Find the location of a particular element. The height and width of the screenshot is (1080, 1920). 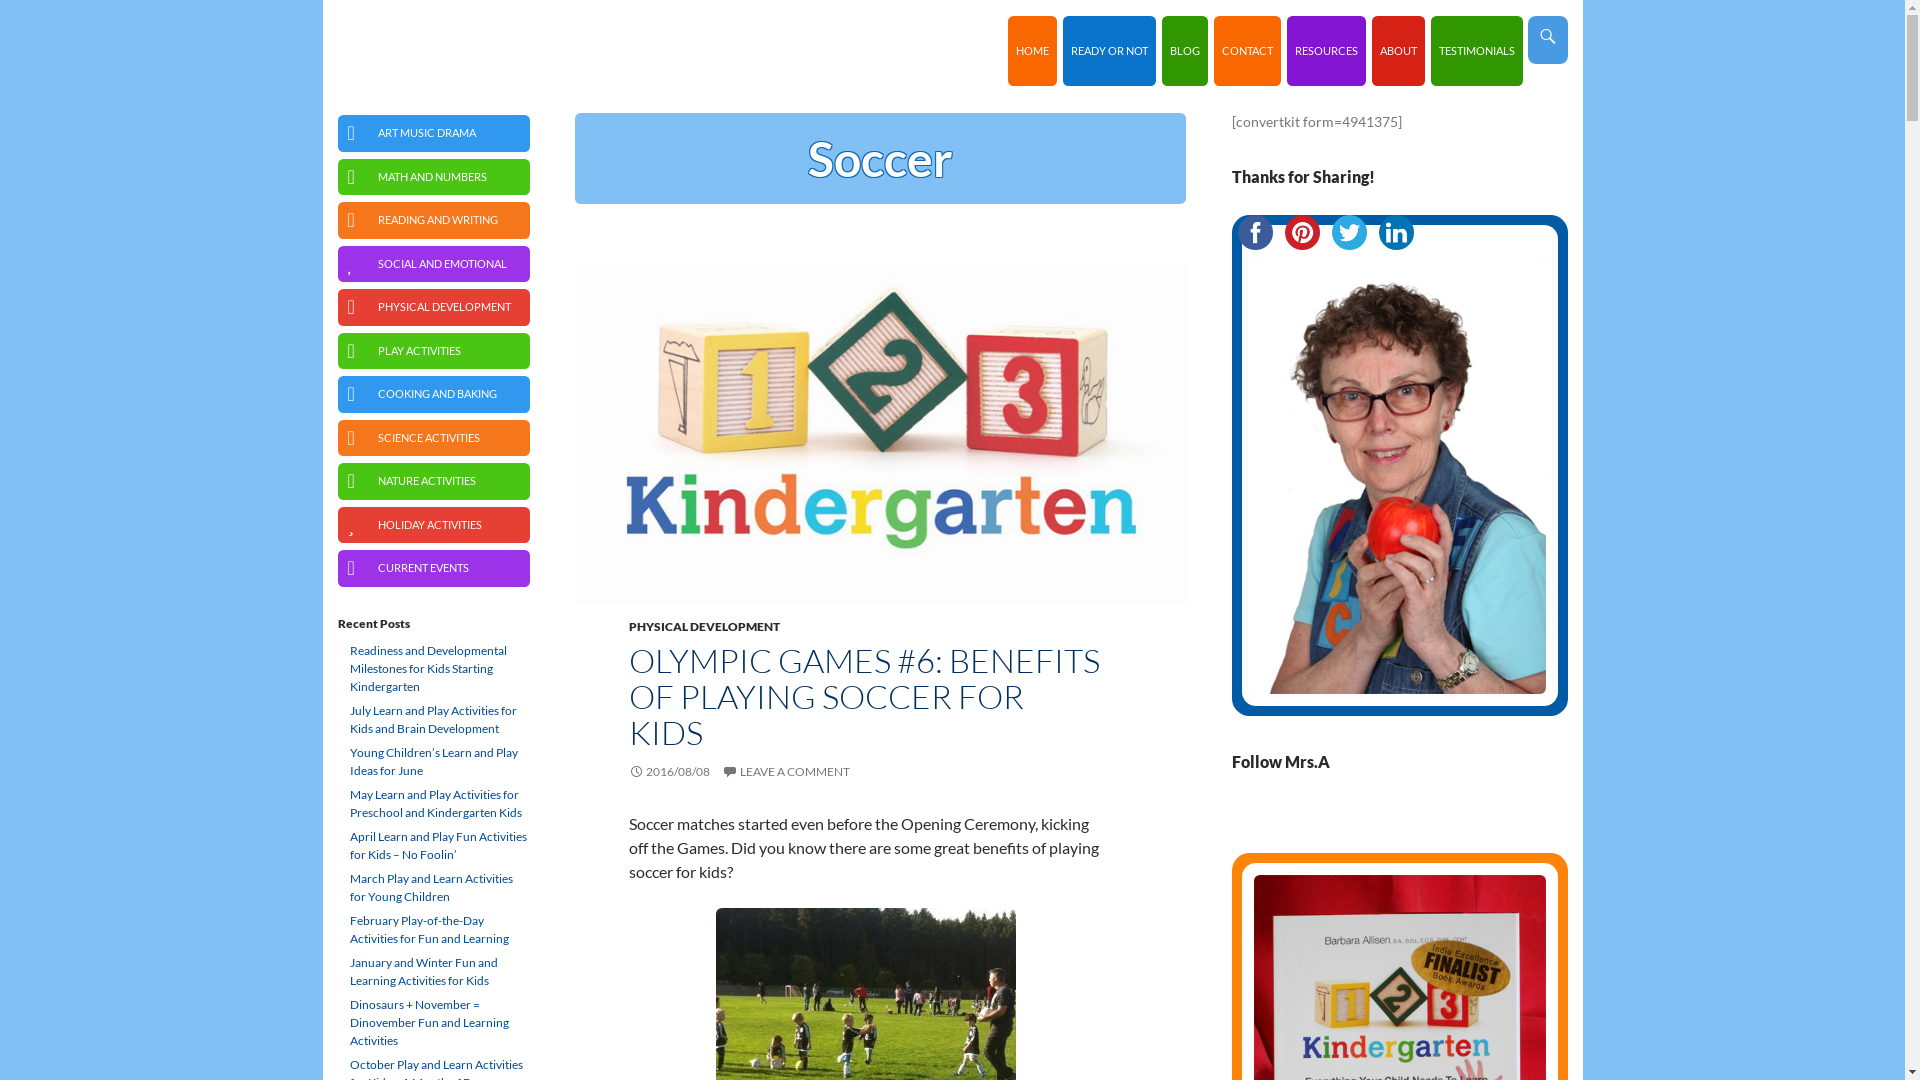

'PHYSICAL DEVELOPMENT' is located at coordinates (703, 625).